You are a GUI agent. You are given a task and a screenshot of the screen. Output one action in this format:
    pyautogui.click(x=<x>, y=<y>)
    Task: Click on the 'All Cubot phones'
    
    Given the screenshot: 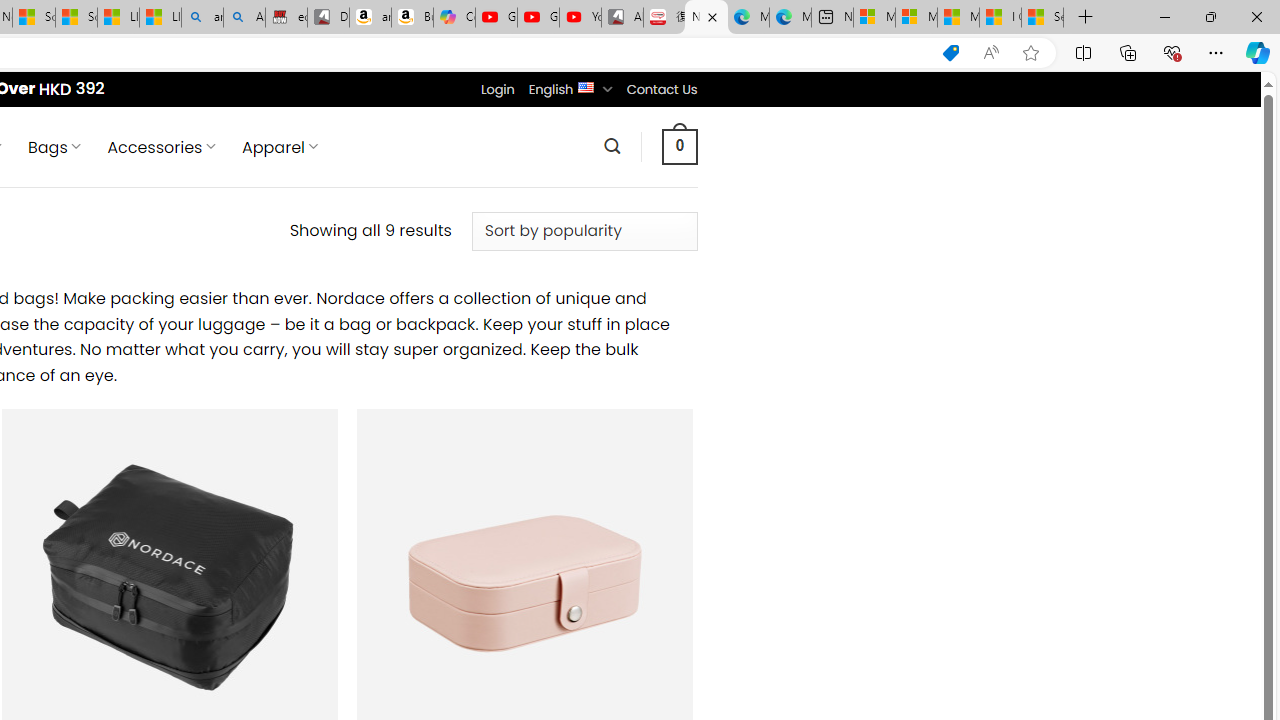 What is the action you would take?
    pyautogui.click(x=621, y=17)
    